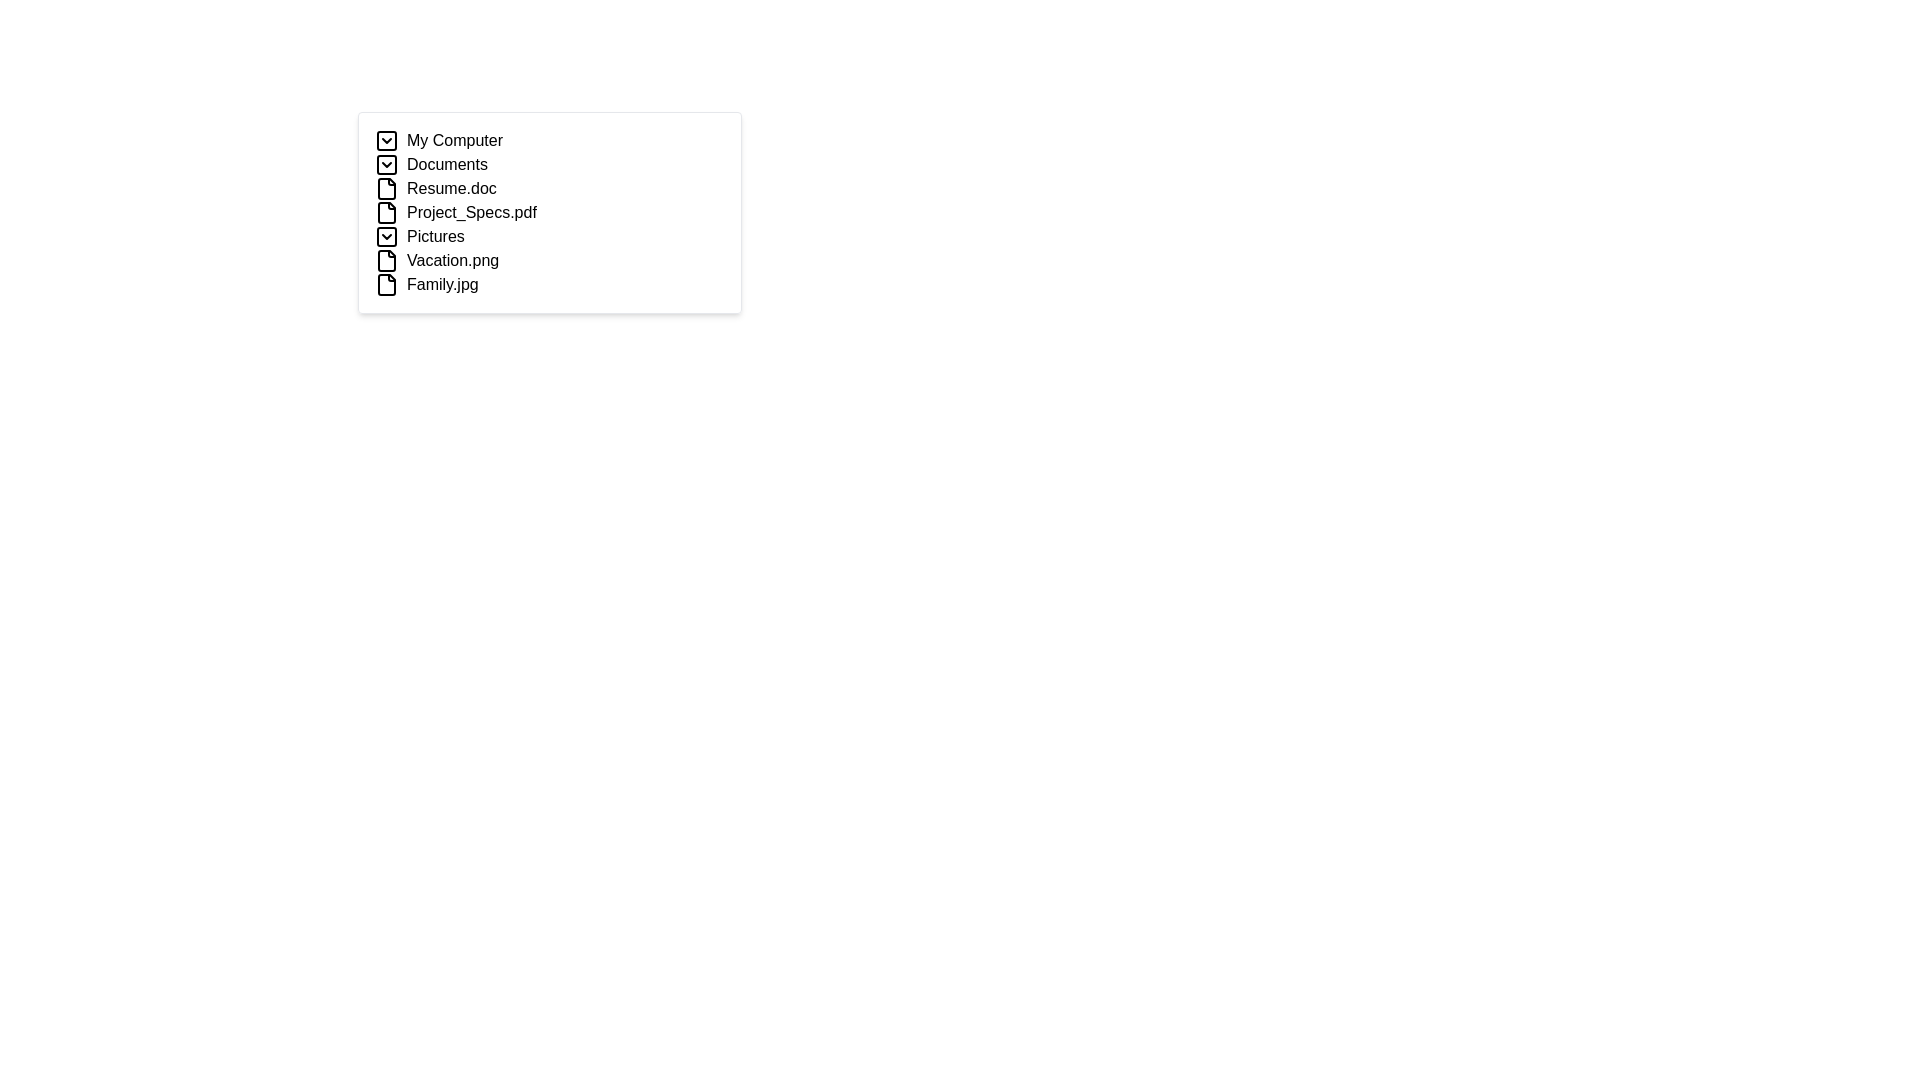  What do you see at coordinates (387, 235) in the screenshot?
I see `the downward-pointing chevron icon` at bounding box center [387, 235].